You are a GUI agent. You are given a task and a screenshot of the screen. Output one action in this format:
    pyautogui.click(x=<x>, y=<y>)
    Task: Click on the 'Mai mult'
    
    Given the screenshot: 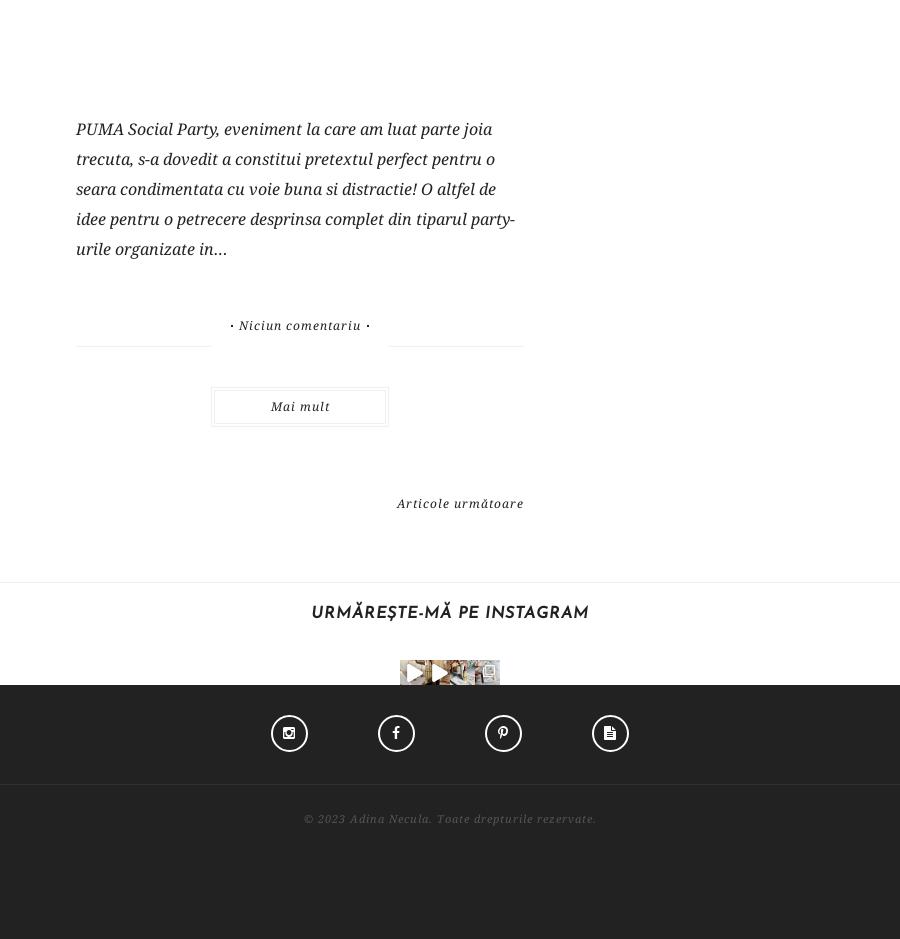 What is the action you would take?
    pyautogui.click(x=298, y=405)
    